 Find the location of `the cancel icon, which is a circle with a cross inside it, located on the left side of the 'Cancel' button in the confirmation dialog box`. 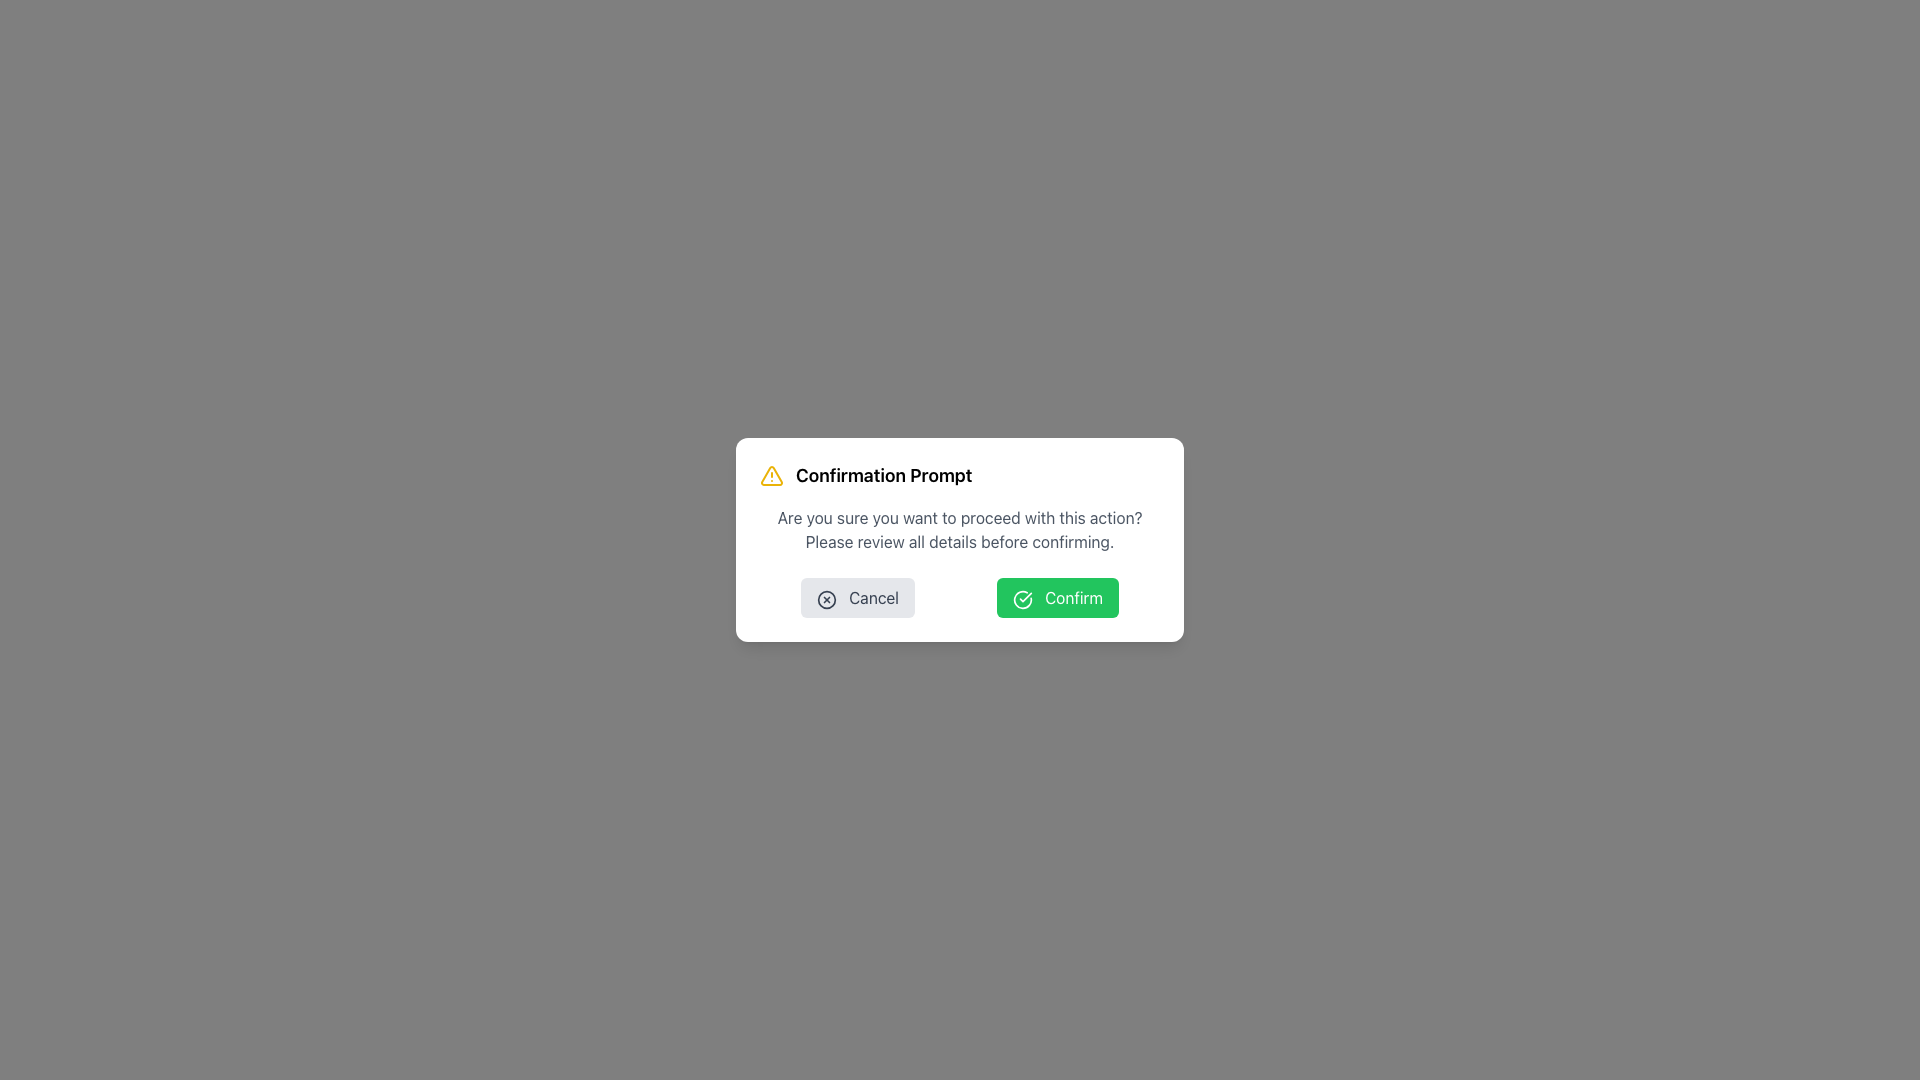

the cancel icon, which is a circle with a cross inside it, located on the left side of the 'Cancel' button in the confirmation dialog box is located at coordinates (826, 598).